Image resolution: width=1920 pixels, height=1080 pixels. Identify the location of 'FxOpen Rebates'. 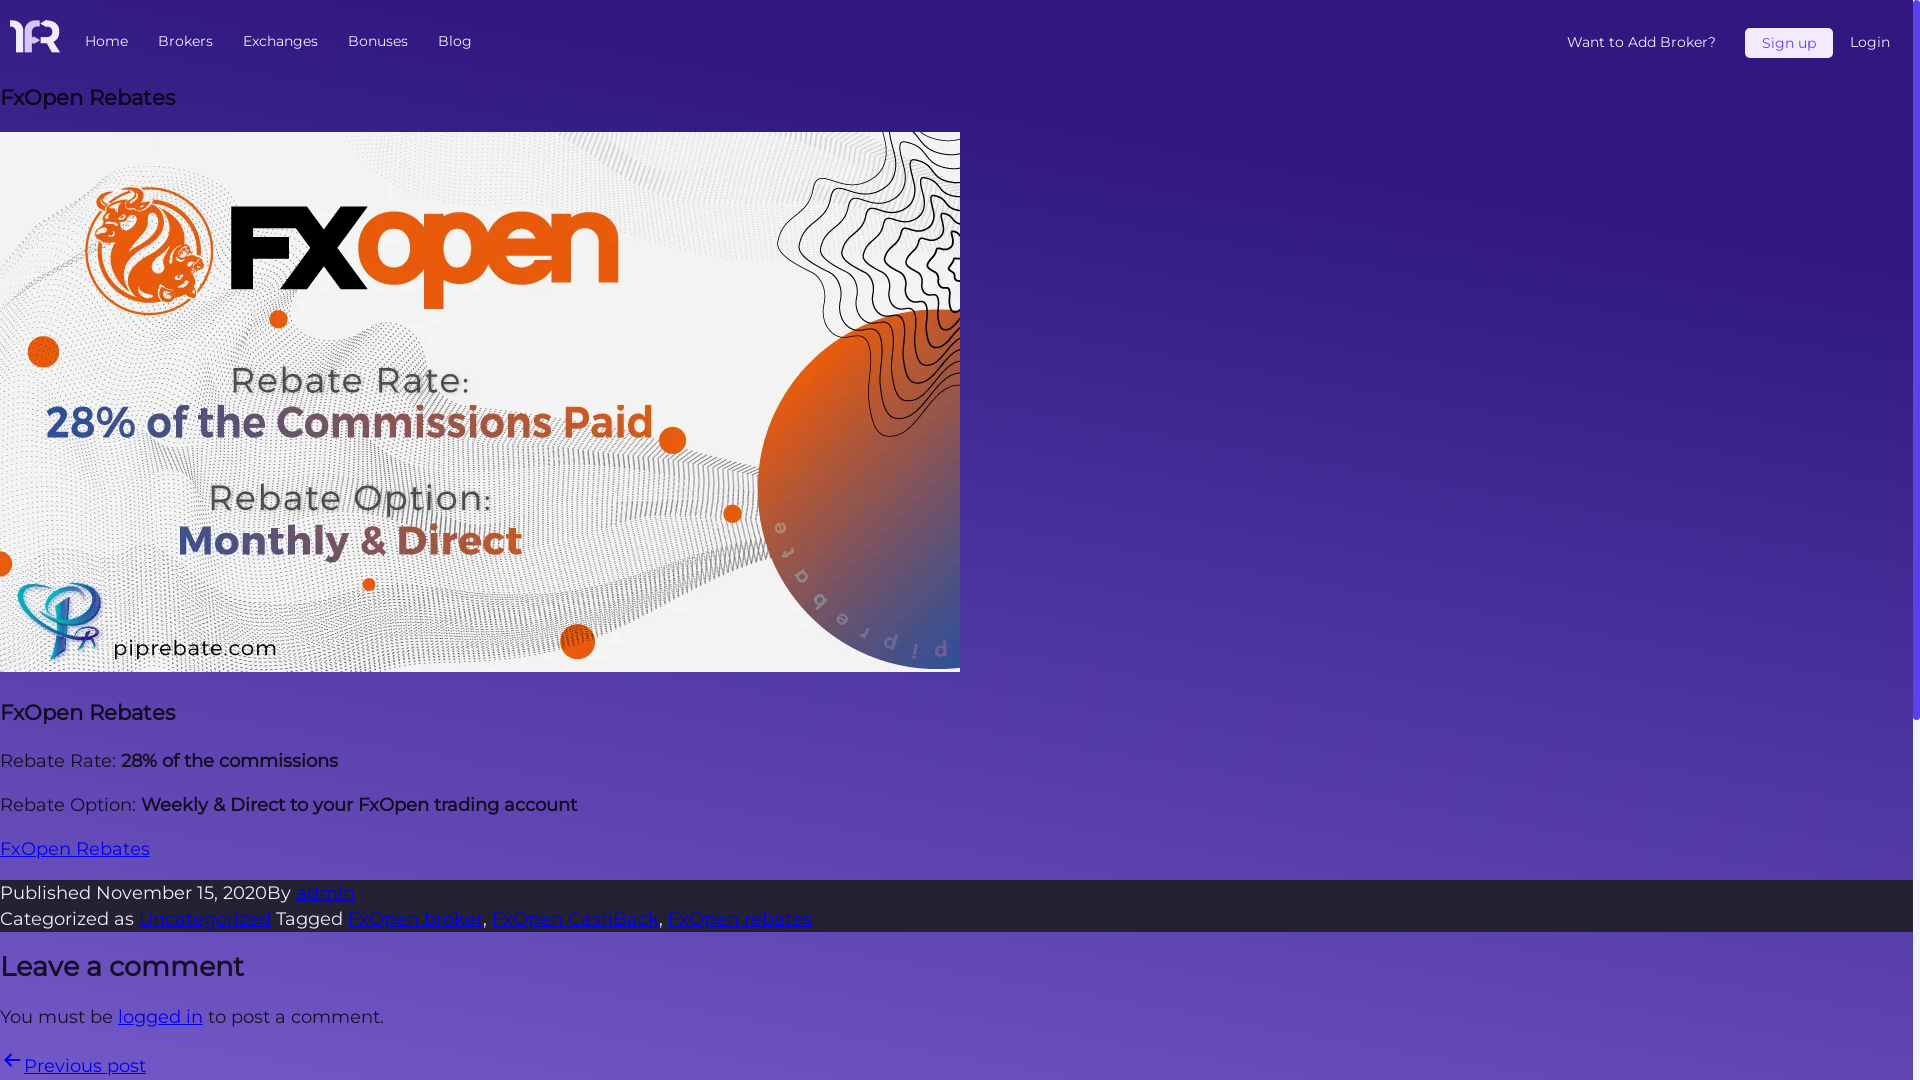
(75, 848).